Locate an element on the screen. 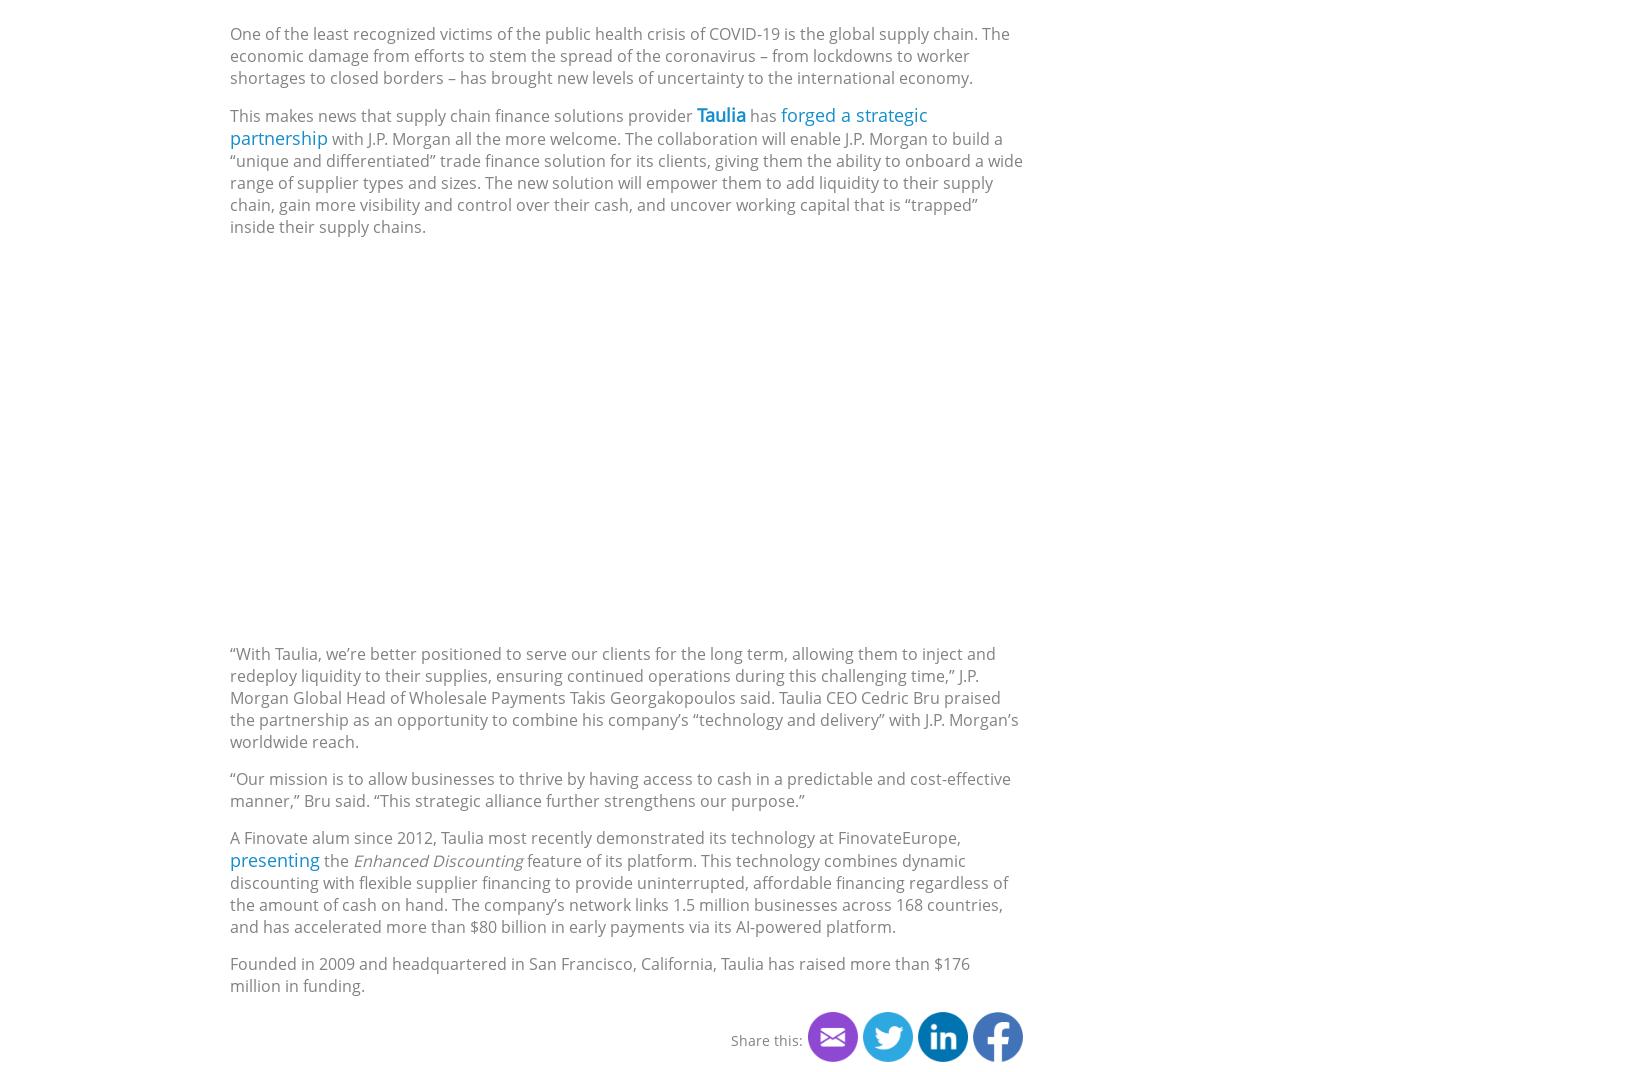 The height and width of the screenshot is (1072, 1650). 'presenting' is located at coordinates (275, 857).